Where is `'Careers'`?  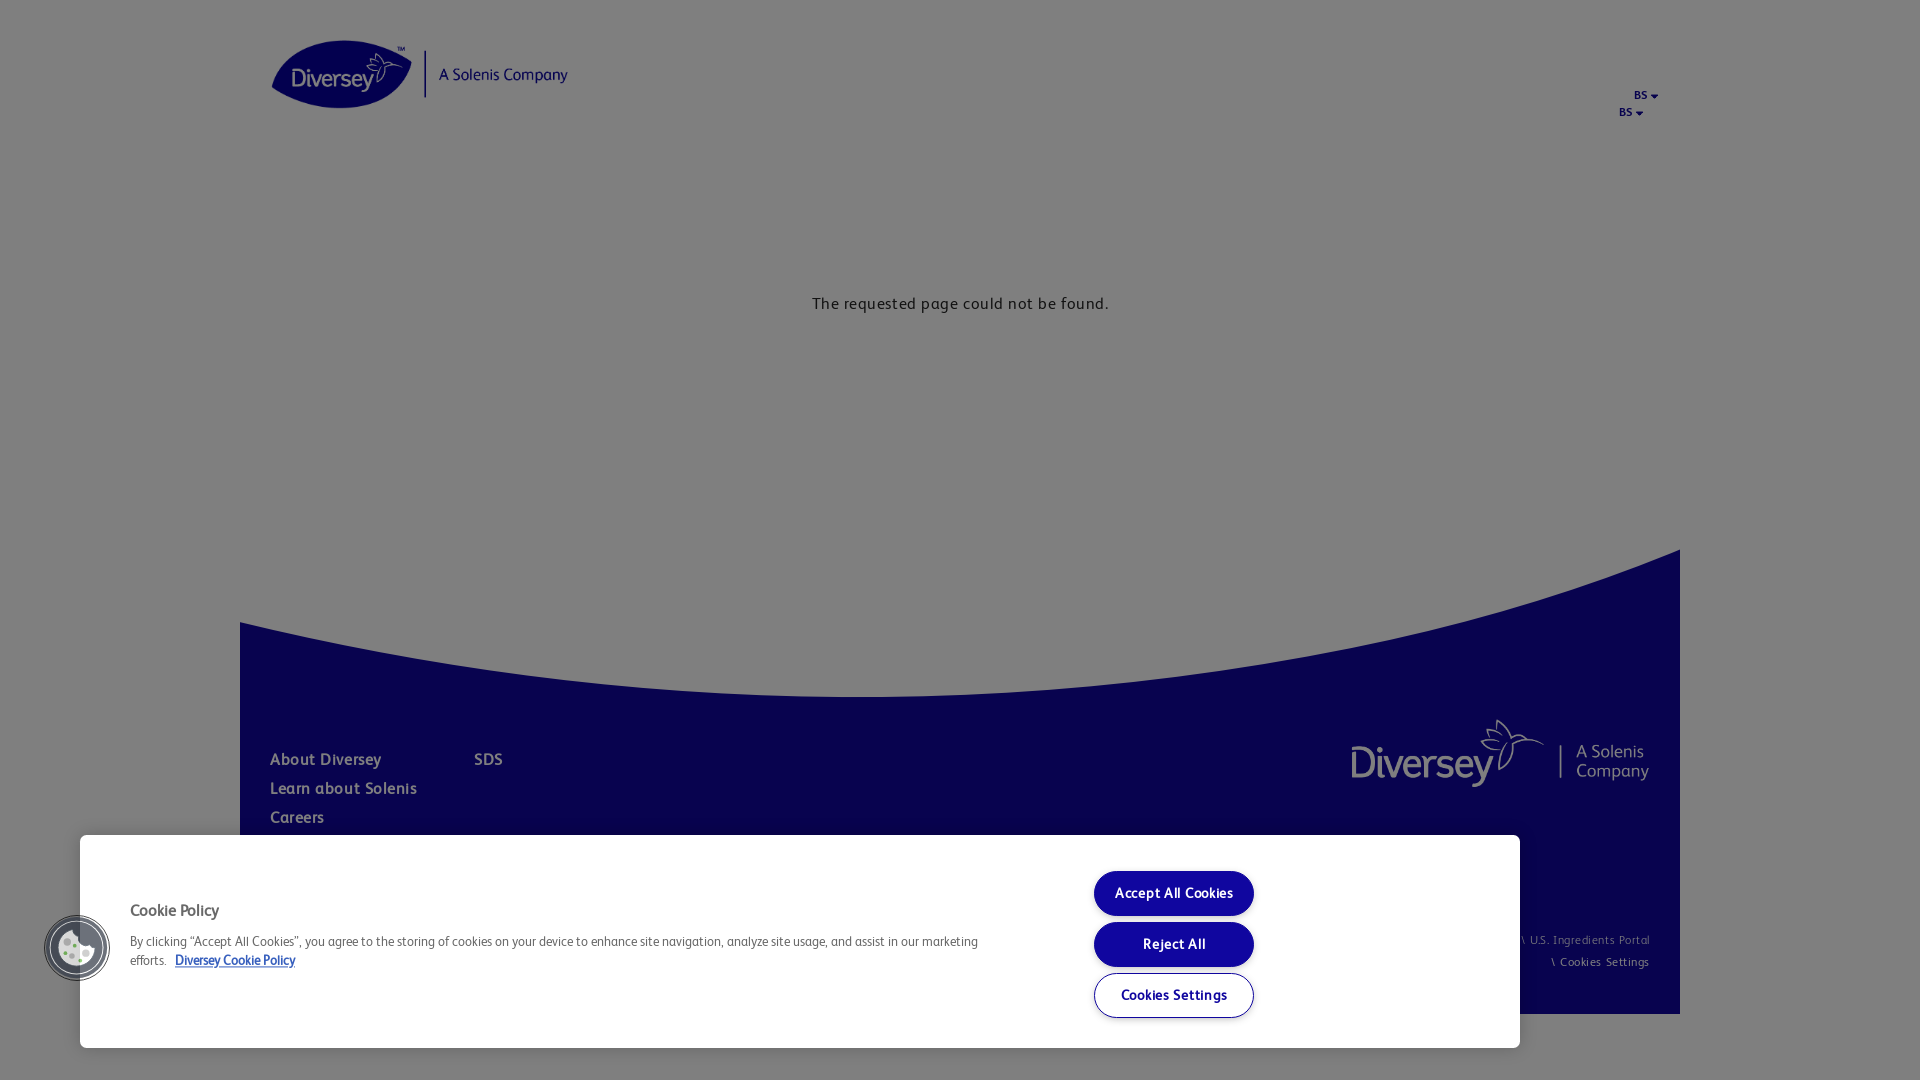
'Careers' is located at coordinates (268, 817).